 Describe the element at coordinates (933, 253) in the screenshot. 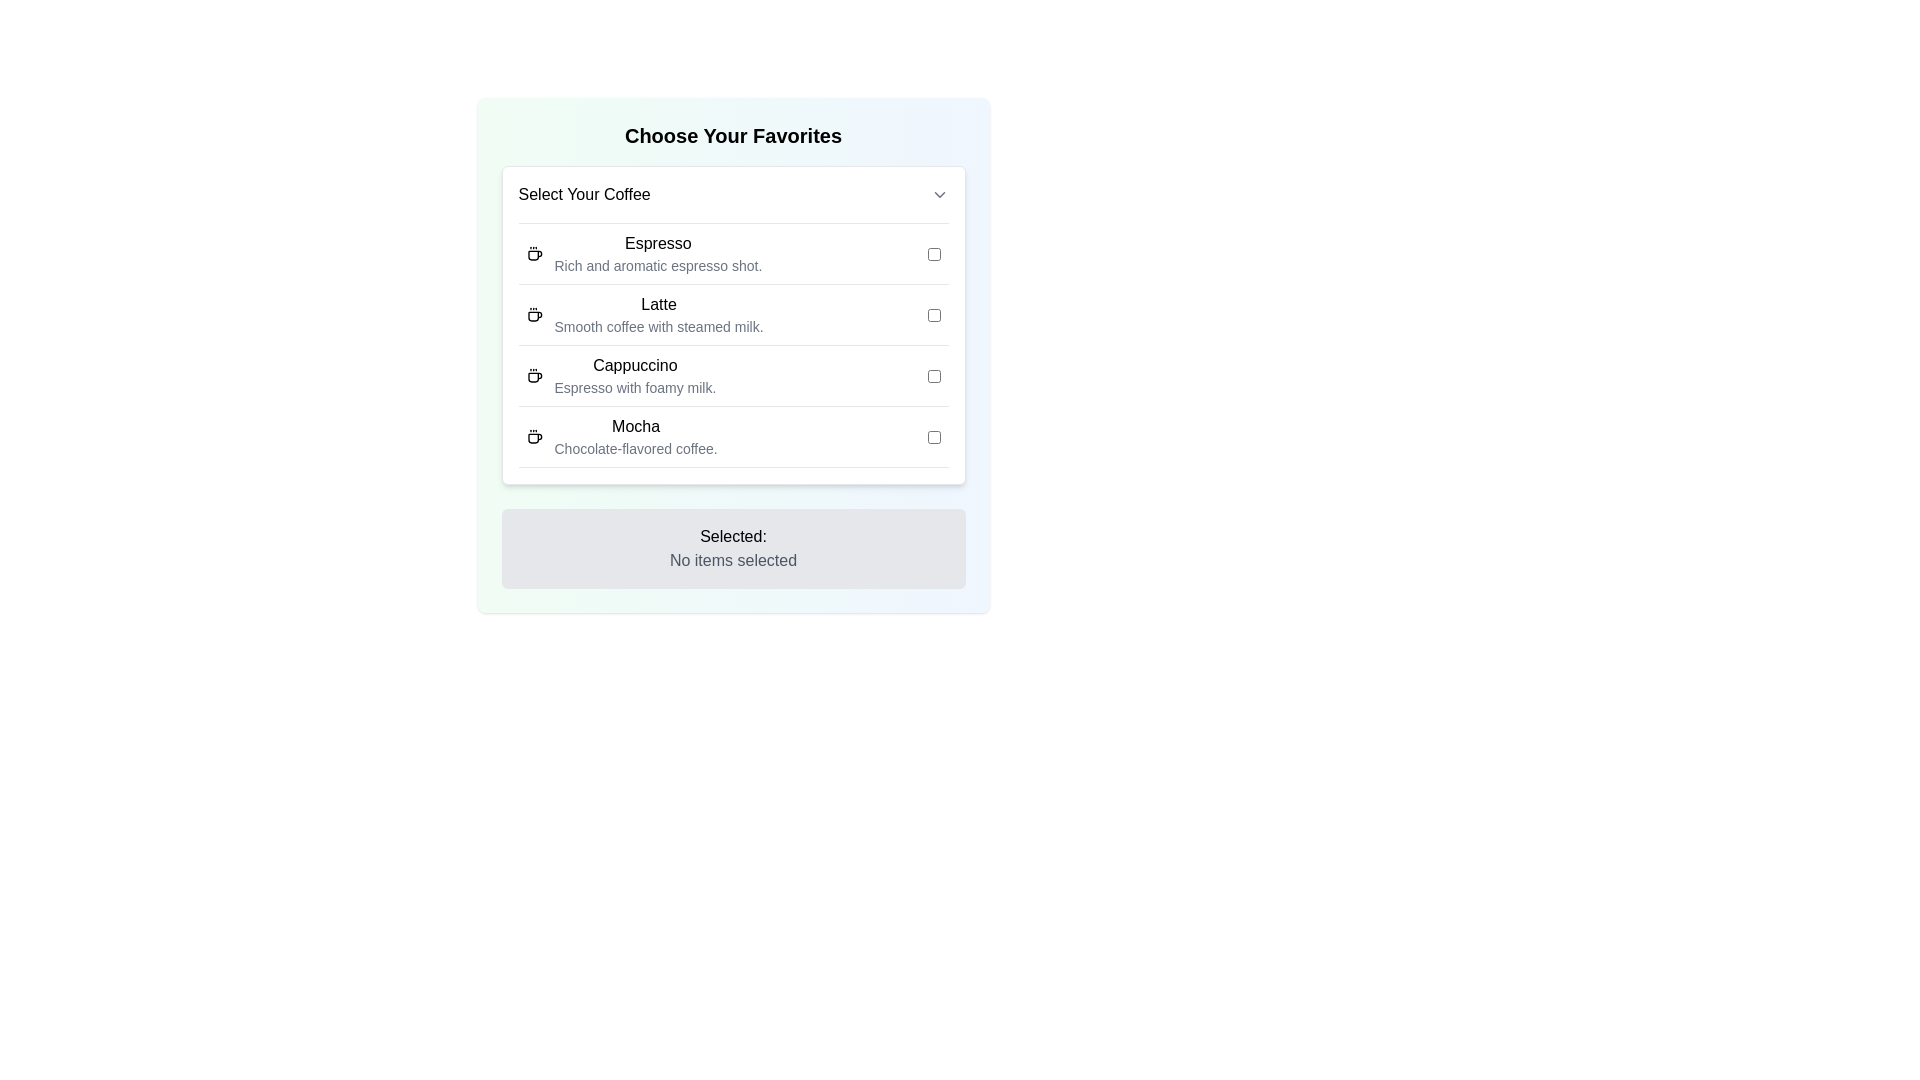

I see `the checkbox located at the right end of the 'Espresso' entry row in the coffee selection list to focus on it` at that location.